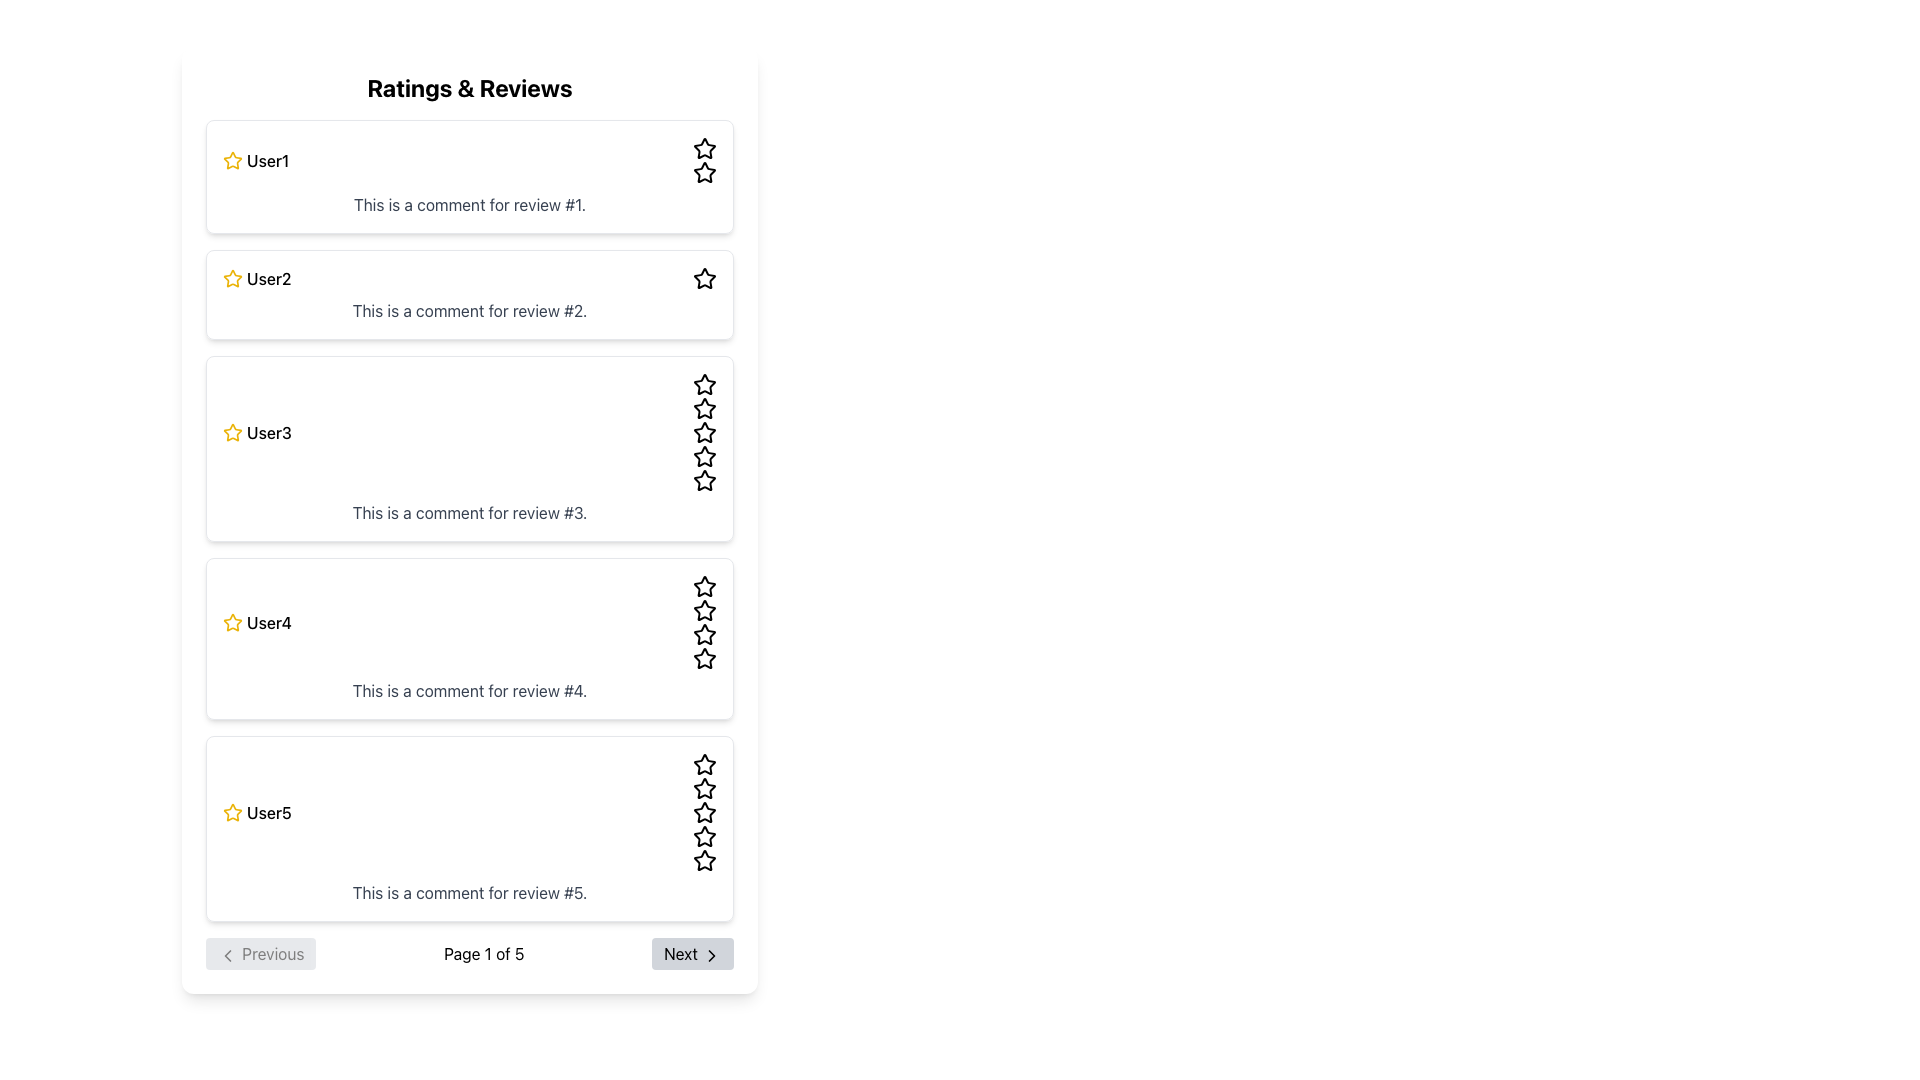 The height and width of the screenshot is (1080, 1920). Describe the element at coordinates (705, 585) in the screenshot. I see `the third star rating icon in User4's review located in the Ratings & Reviews section of the fourth review card` at that location.